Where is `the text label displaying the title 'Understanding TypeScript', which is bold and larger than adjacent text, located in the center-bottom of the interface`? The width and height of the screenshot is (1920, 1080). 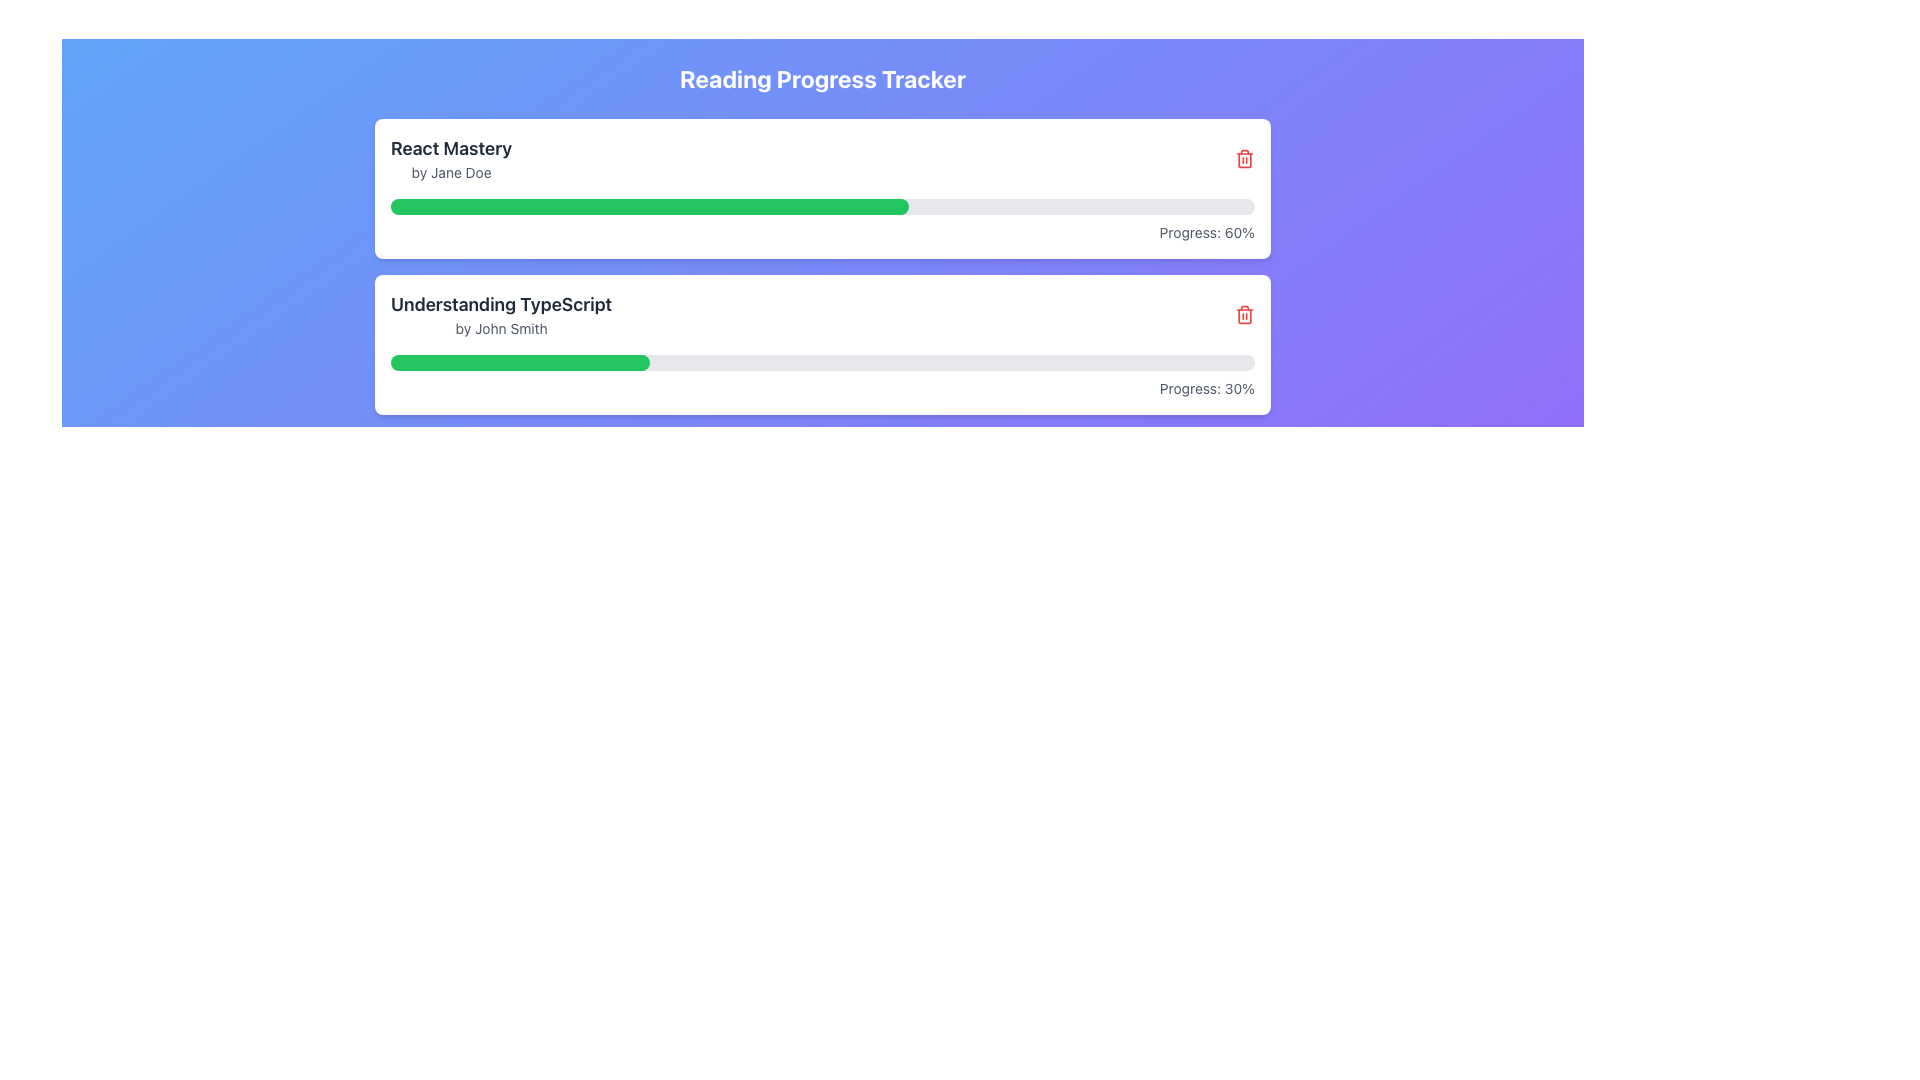
the text label displaying the title 'Understanding TypeScript', which is bold and larger than adjacent text, located in the center-bottom of the interface is located at coordinates (501, 304).